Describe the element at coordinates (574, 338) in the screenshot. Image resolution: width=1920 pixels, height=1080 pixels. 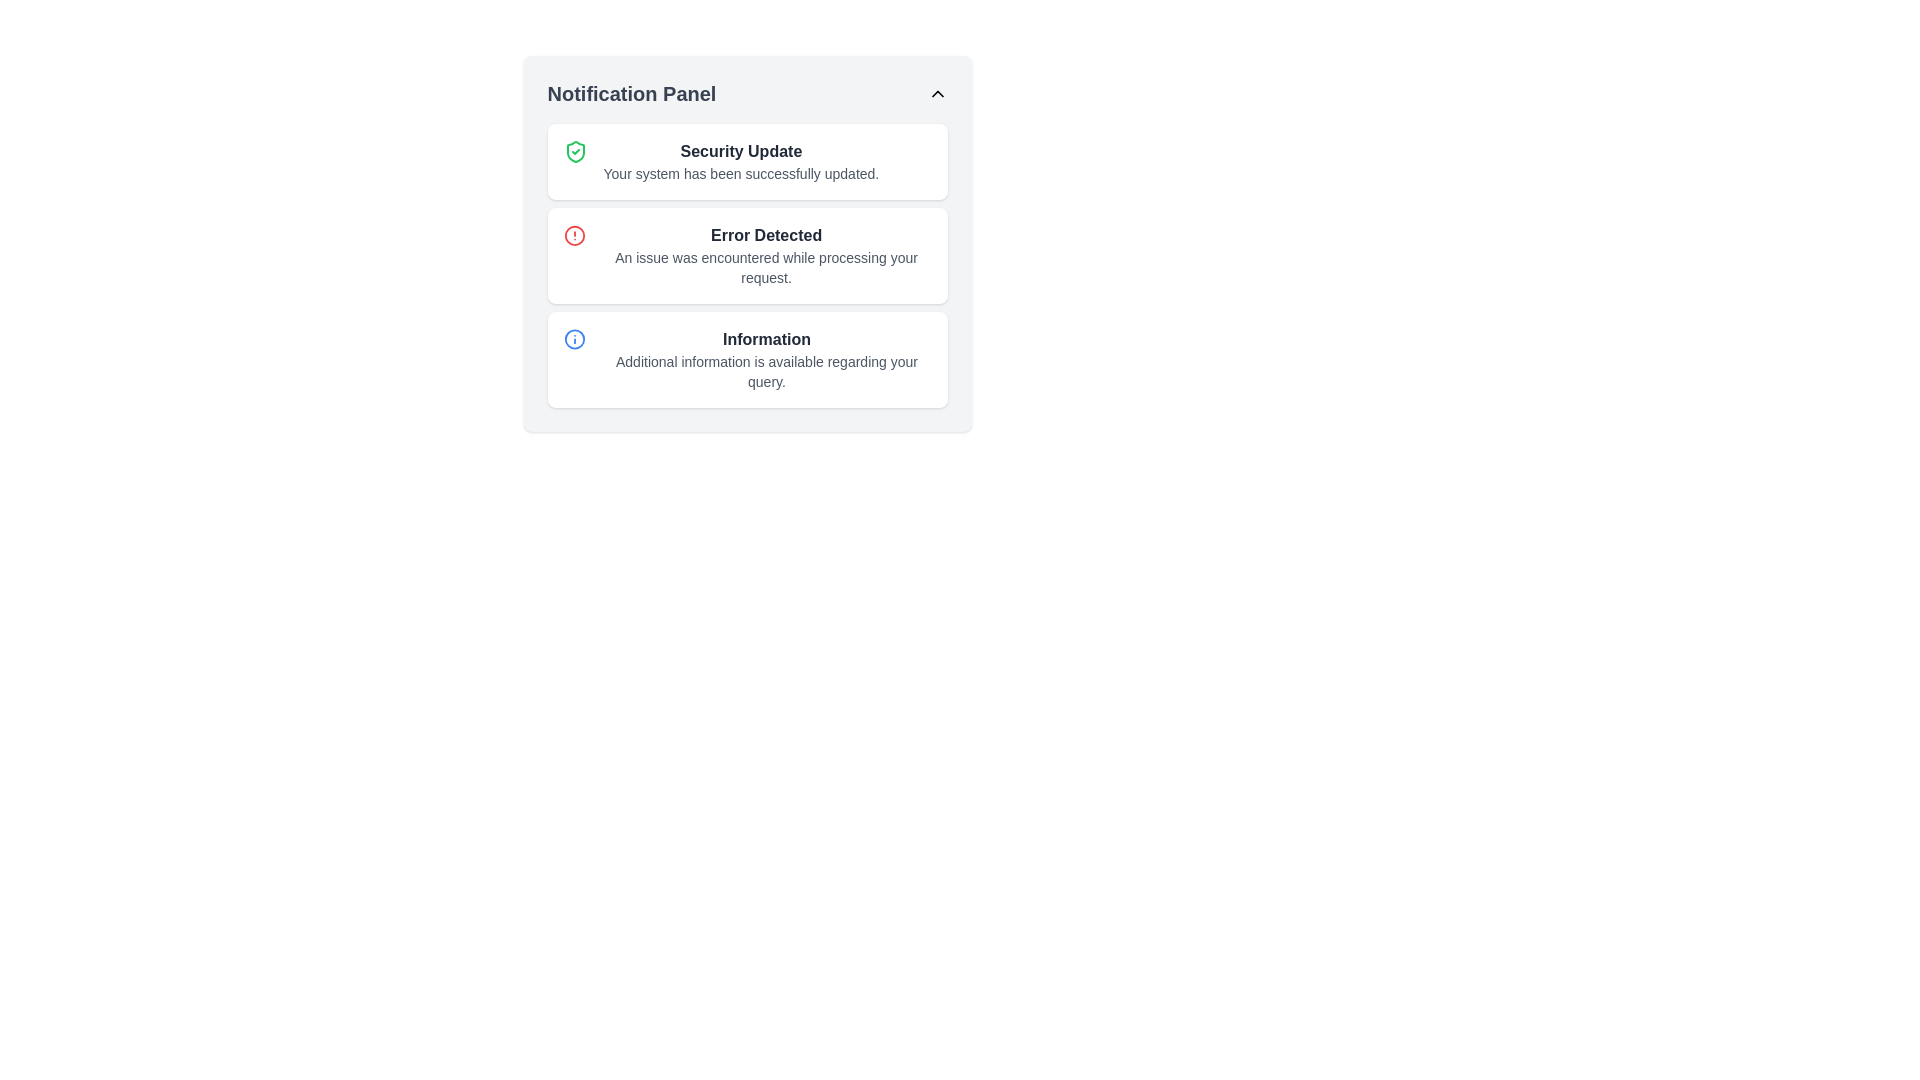
I see `the prominent circular Decorative icon with a blue border located to the left of the text in the 'Information' section of the notification panel` at that location.